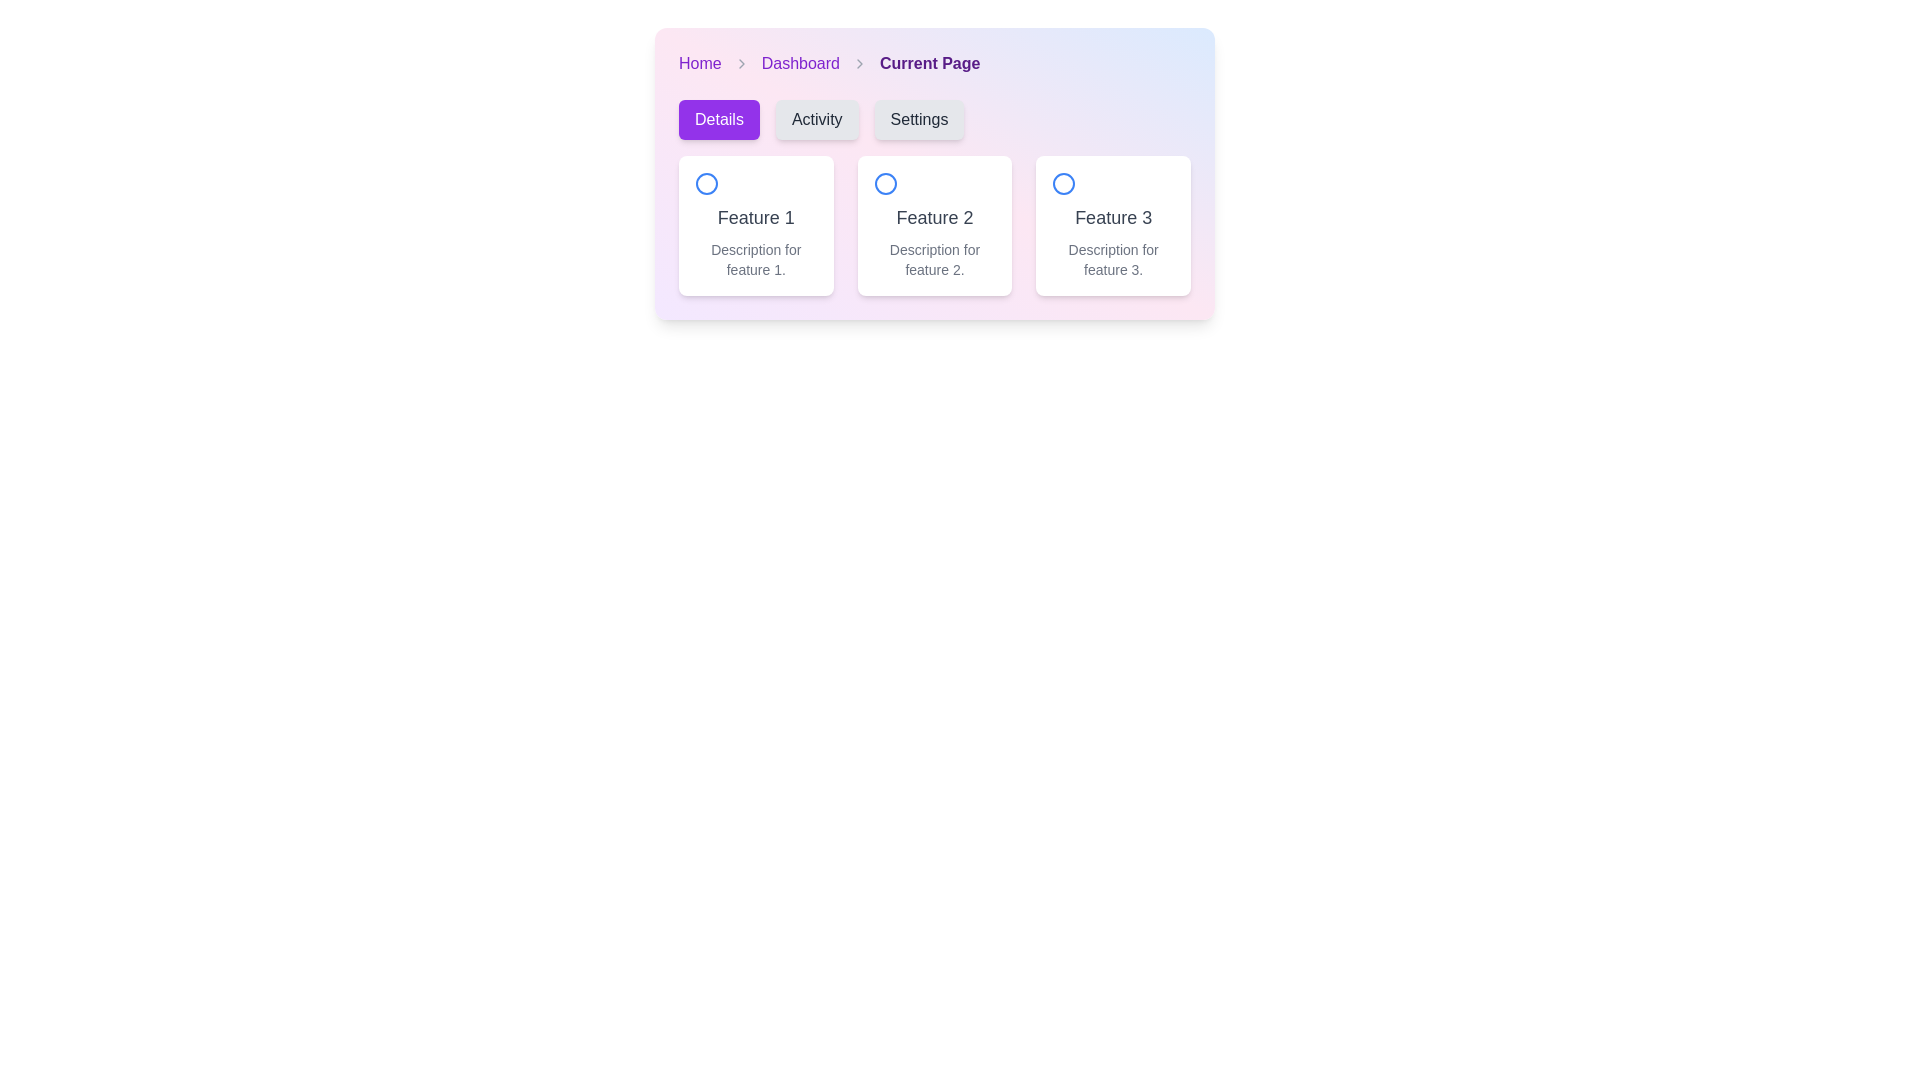 This screenshot has height=1080, width=1920. I want to click on the Circular icon located in the third box under the label 'Feature 3', which signifies the selection or status of the associated feature card, so click(1063, 184).